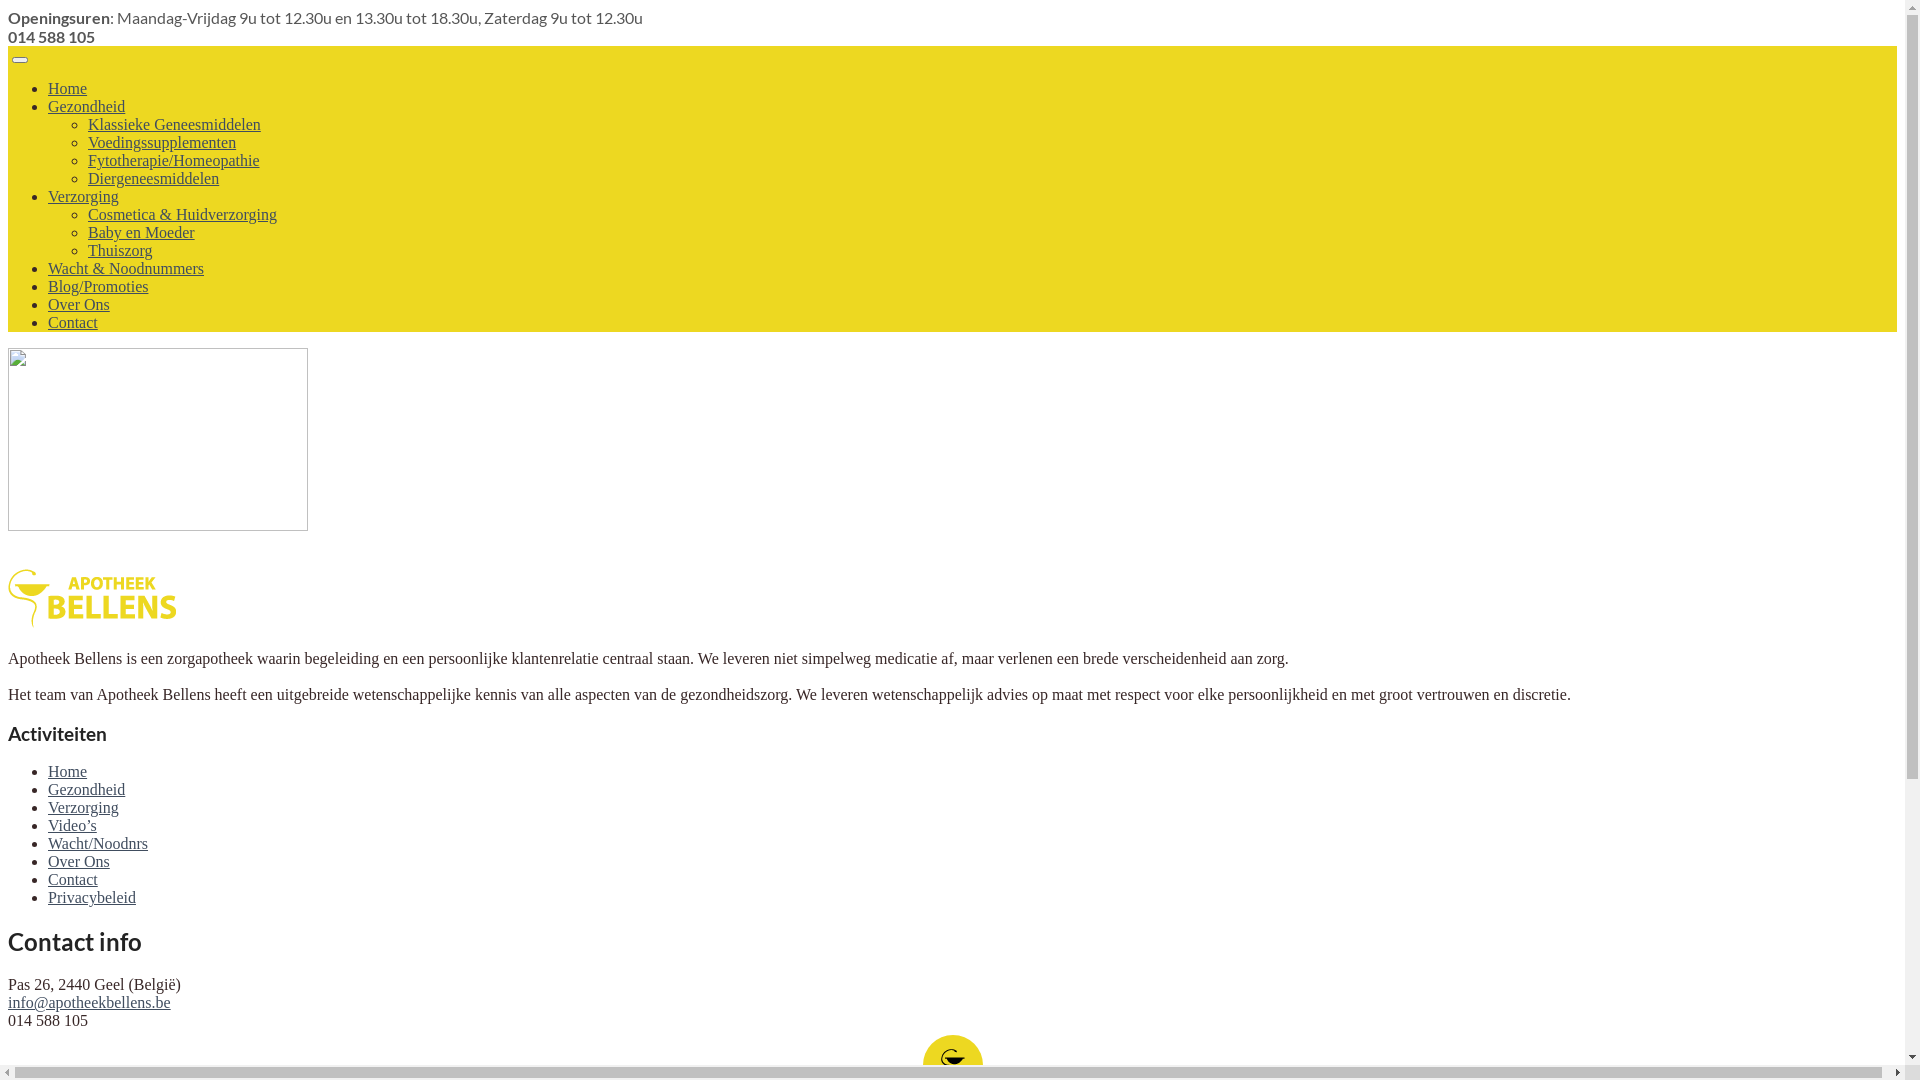 The width and height of the screenshot is (1920, 1080). Describe the element at coordinates (72, 878) in the screenshot. I see `'Contact'` at that location.